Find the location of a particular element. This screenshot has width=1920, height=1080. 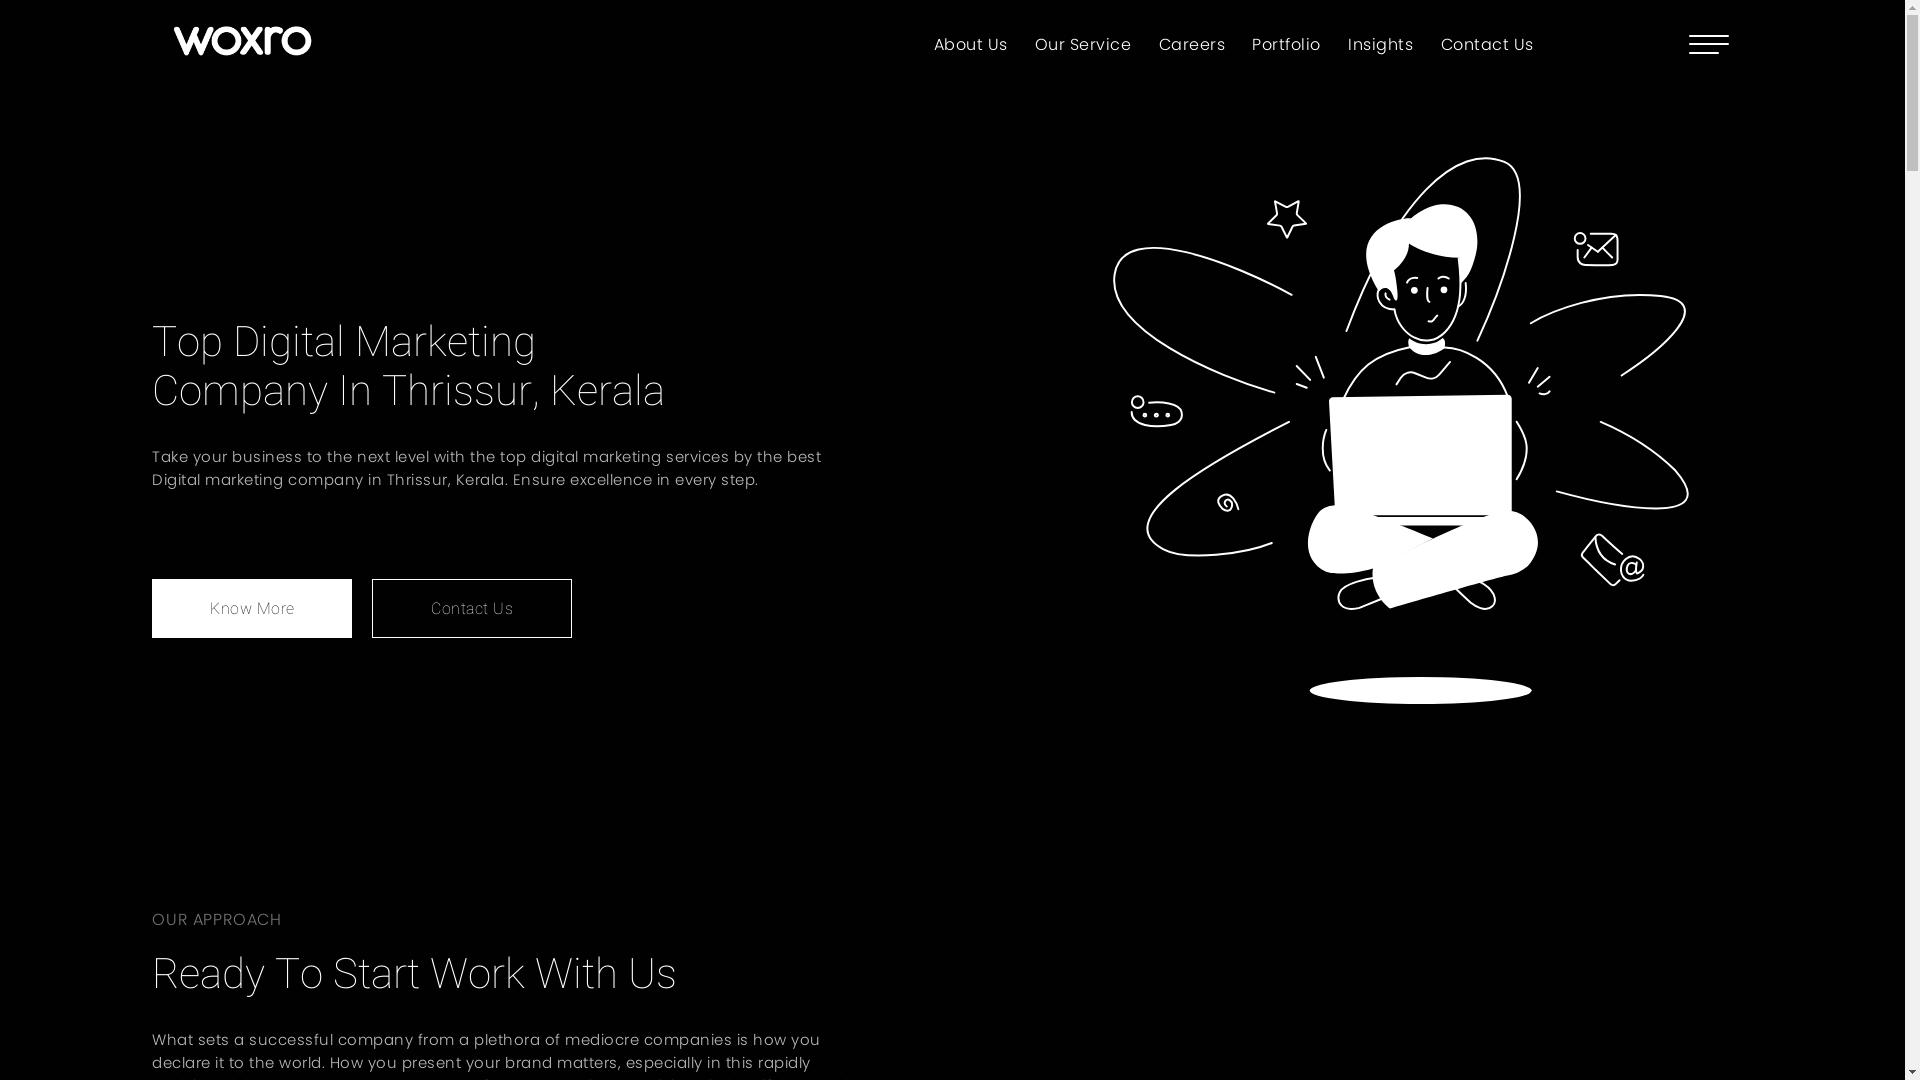

'About Us' is located at coordinates (970, 43).